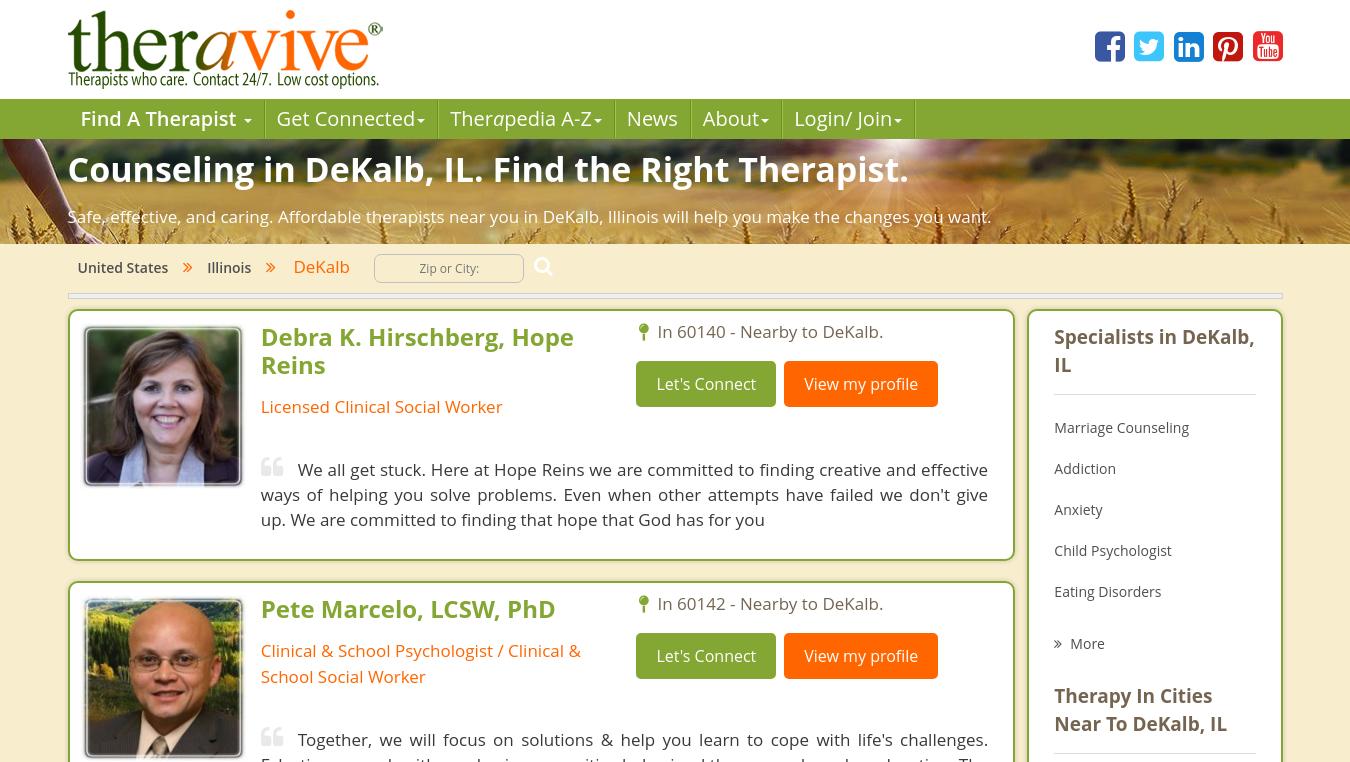 This screenshot has height=762, width=1350. What do you see at coordinates (769, 603) in the screenshot?
I see `'In 60142 - Nearby to DeKalb.'` at bounding box center [769, 603].